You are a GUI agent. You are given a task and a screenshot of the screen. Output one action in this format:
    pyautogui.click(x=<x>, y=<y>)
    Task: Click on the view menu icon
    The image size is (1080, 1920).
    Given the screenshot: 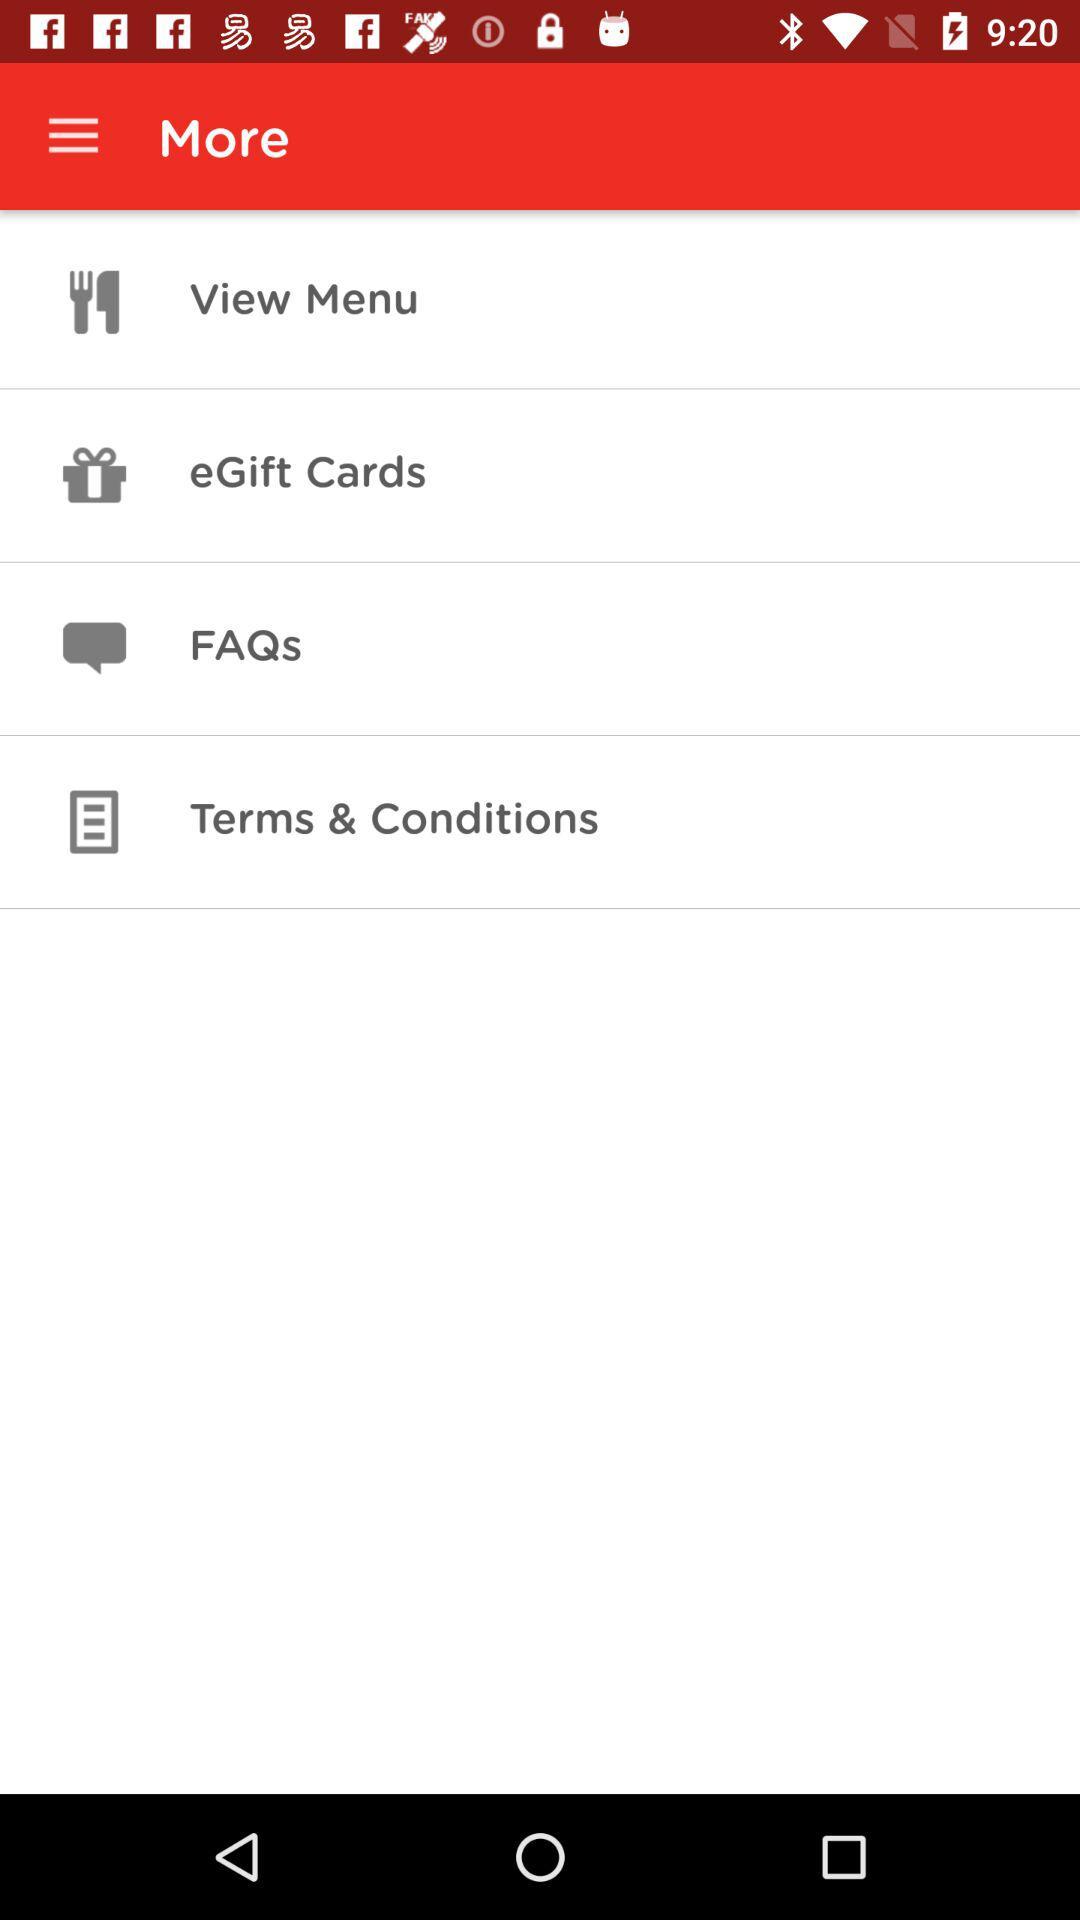 What is the action you would take?
    pyautogui.click(x=304, y=301)
    